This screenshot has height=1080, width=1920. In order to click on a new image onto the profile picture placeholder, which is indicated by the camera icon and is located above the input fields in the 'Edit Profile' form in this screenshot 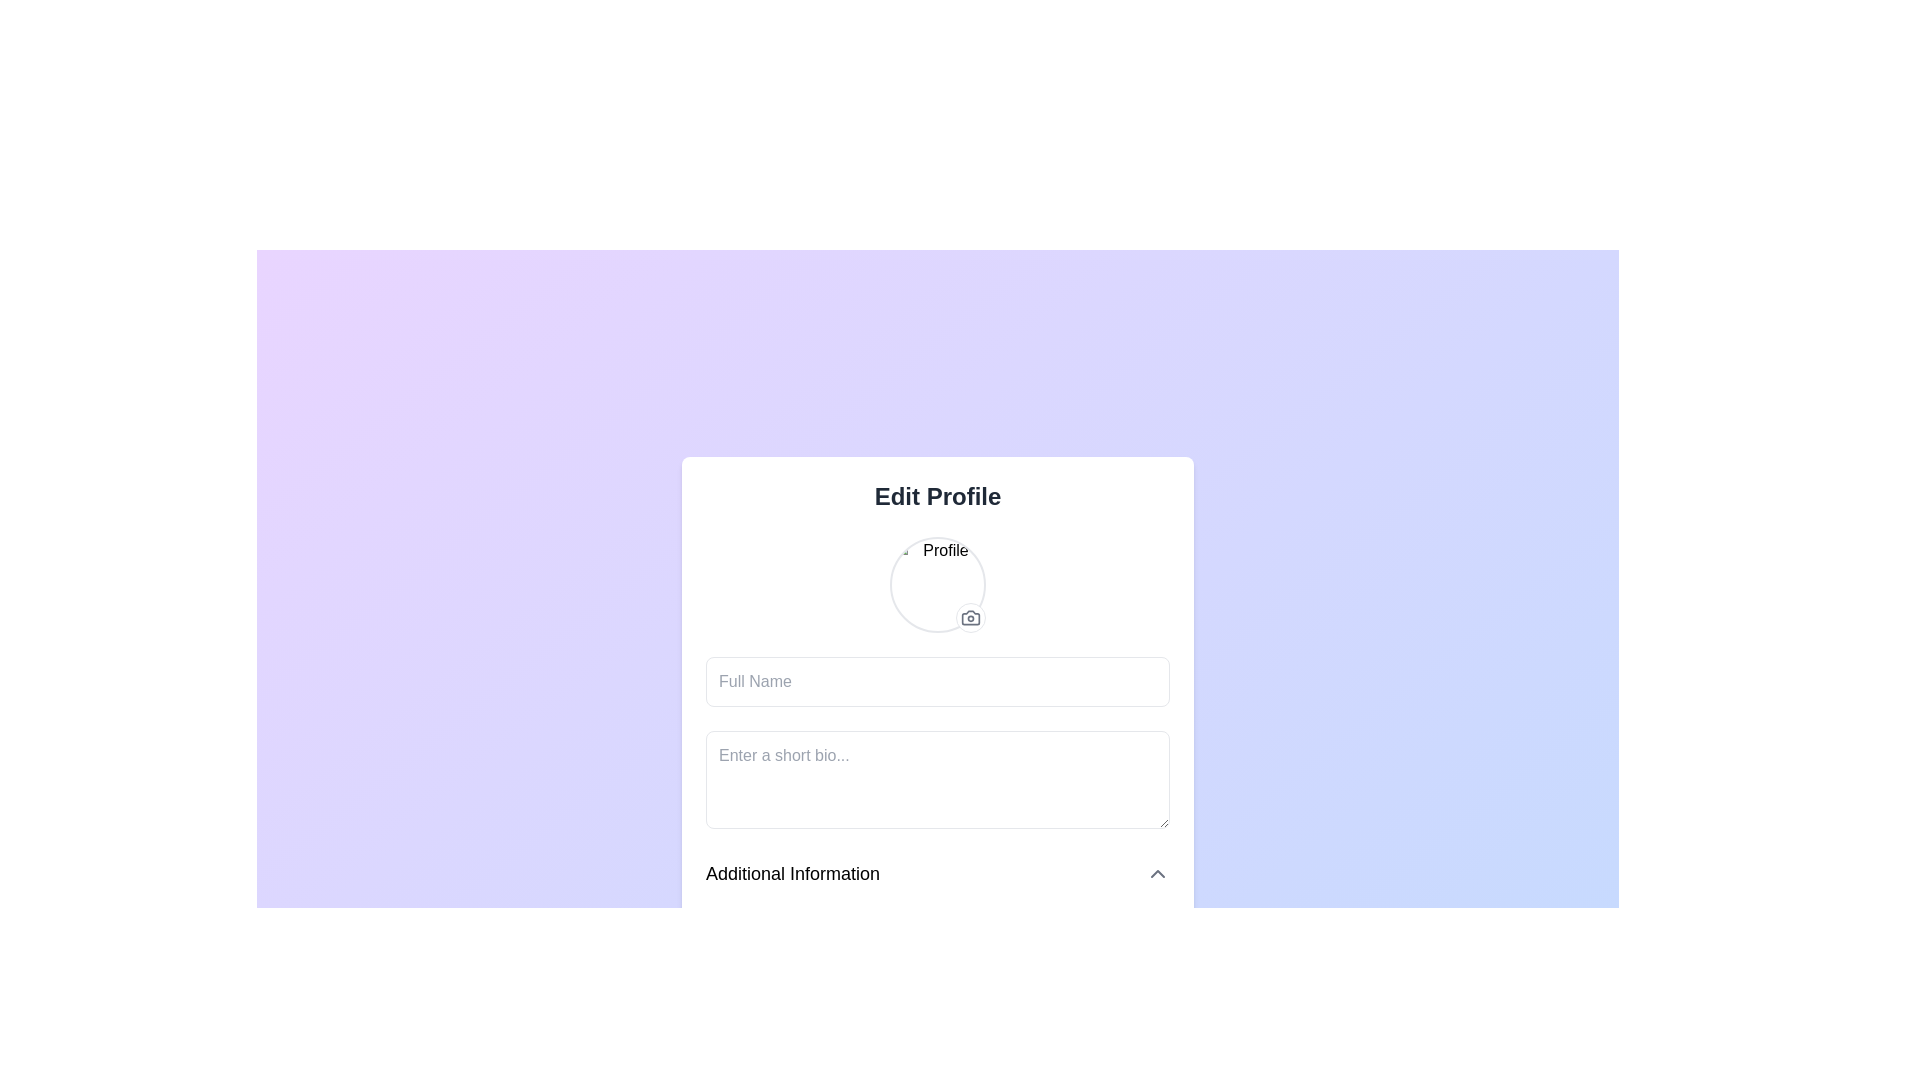, I will do `click(936, 584)`.